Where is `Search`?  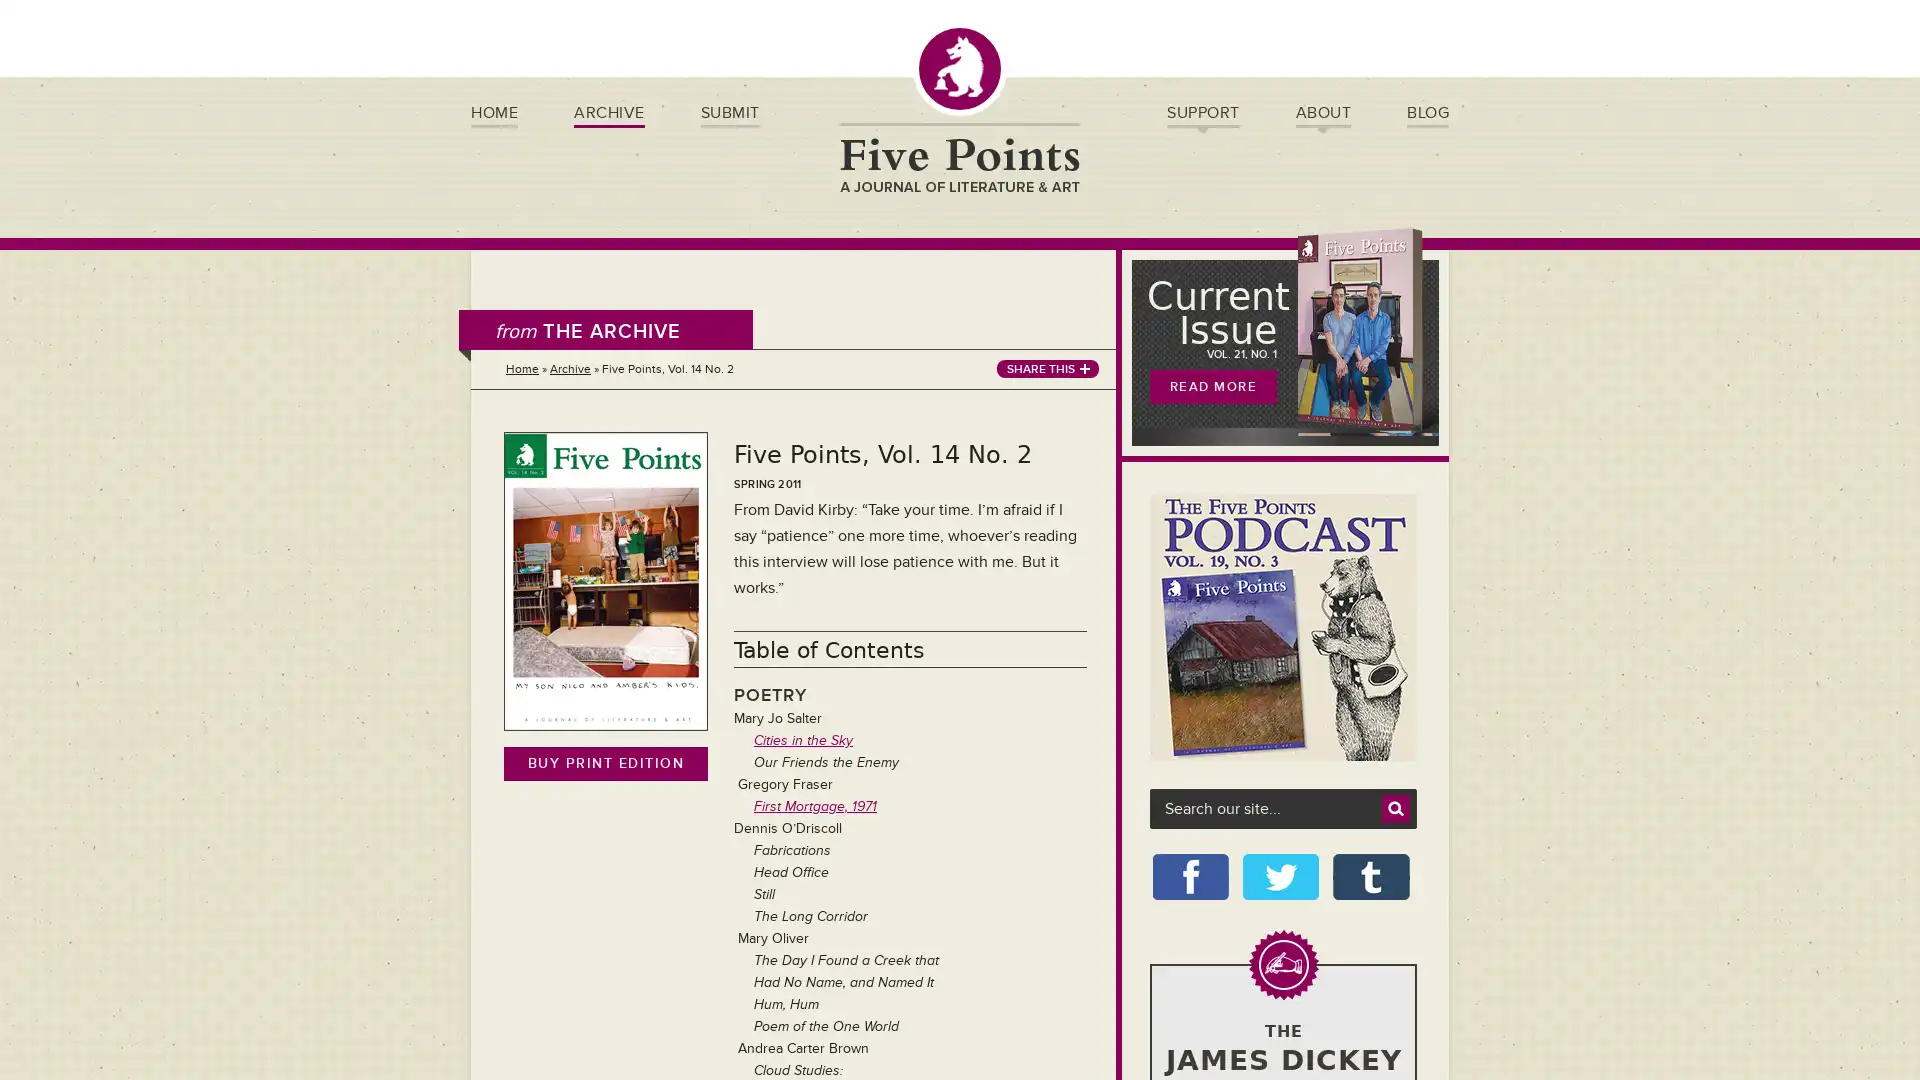 Search is located at coordinates (1395, 808).